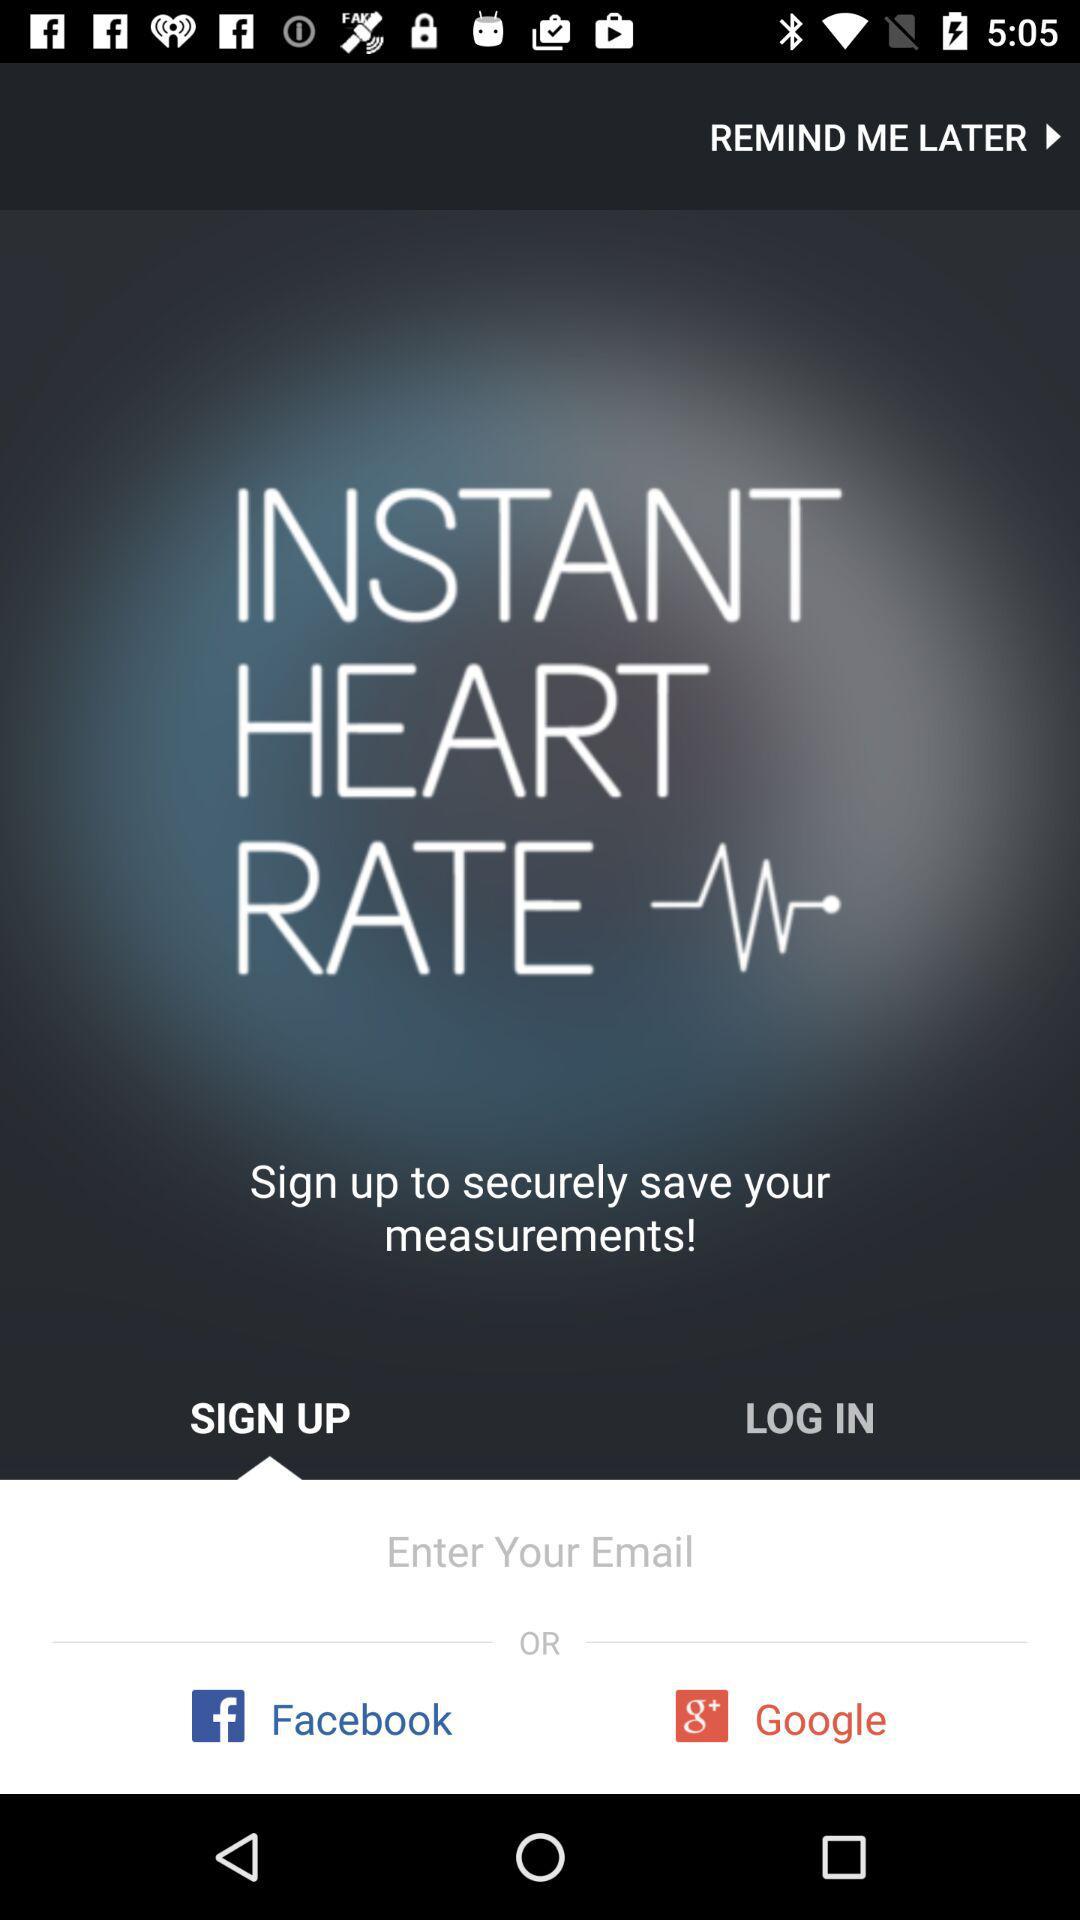 This screenshot has height=1920, width=1080. I want to click on the item below the sign up to item, so click(810, 1415).